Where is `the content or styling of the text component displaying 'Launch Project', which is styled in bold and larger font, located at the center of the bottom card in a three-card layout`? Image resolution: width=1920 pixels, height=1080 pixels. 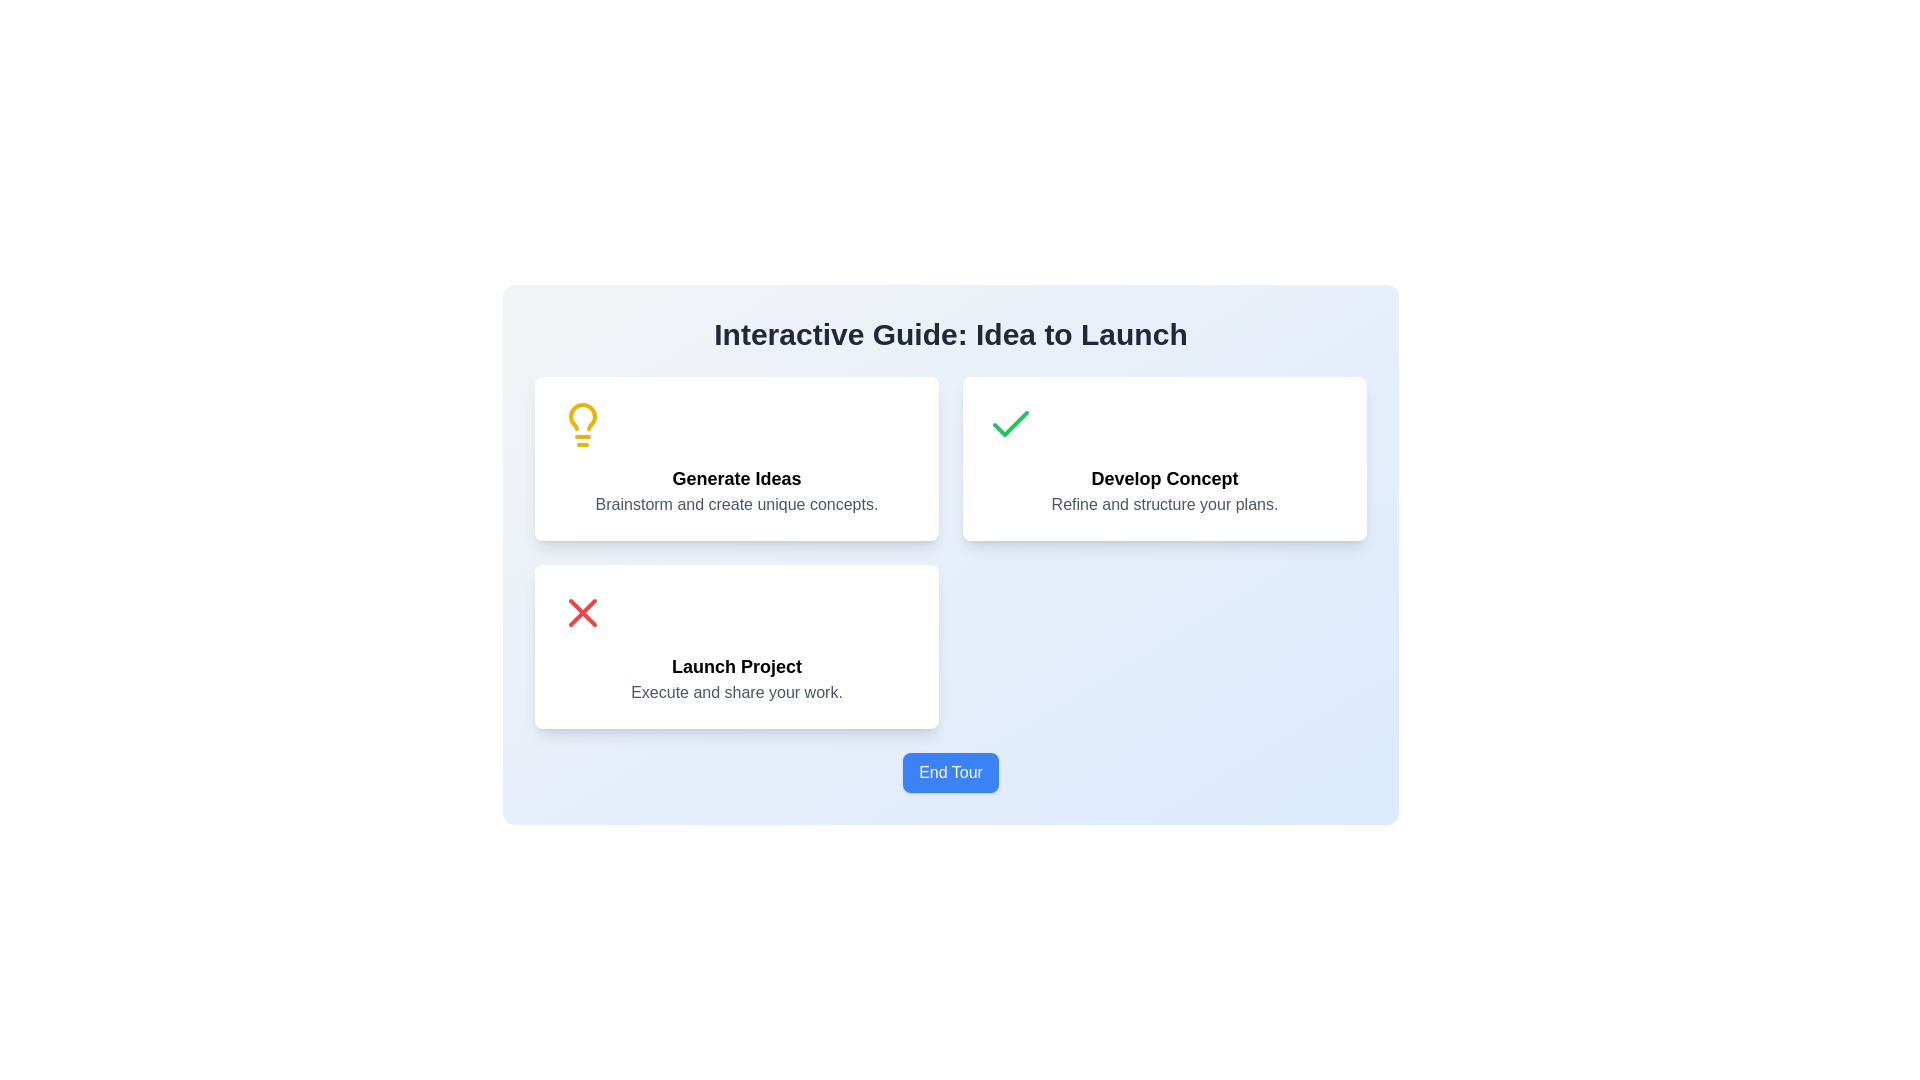 the content or styling of the text component displaying 'Launch Project', which is styled in bold and larger font, located at the center of the bottom card in a three-card layout is located at coordinates (736, 667).